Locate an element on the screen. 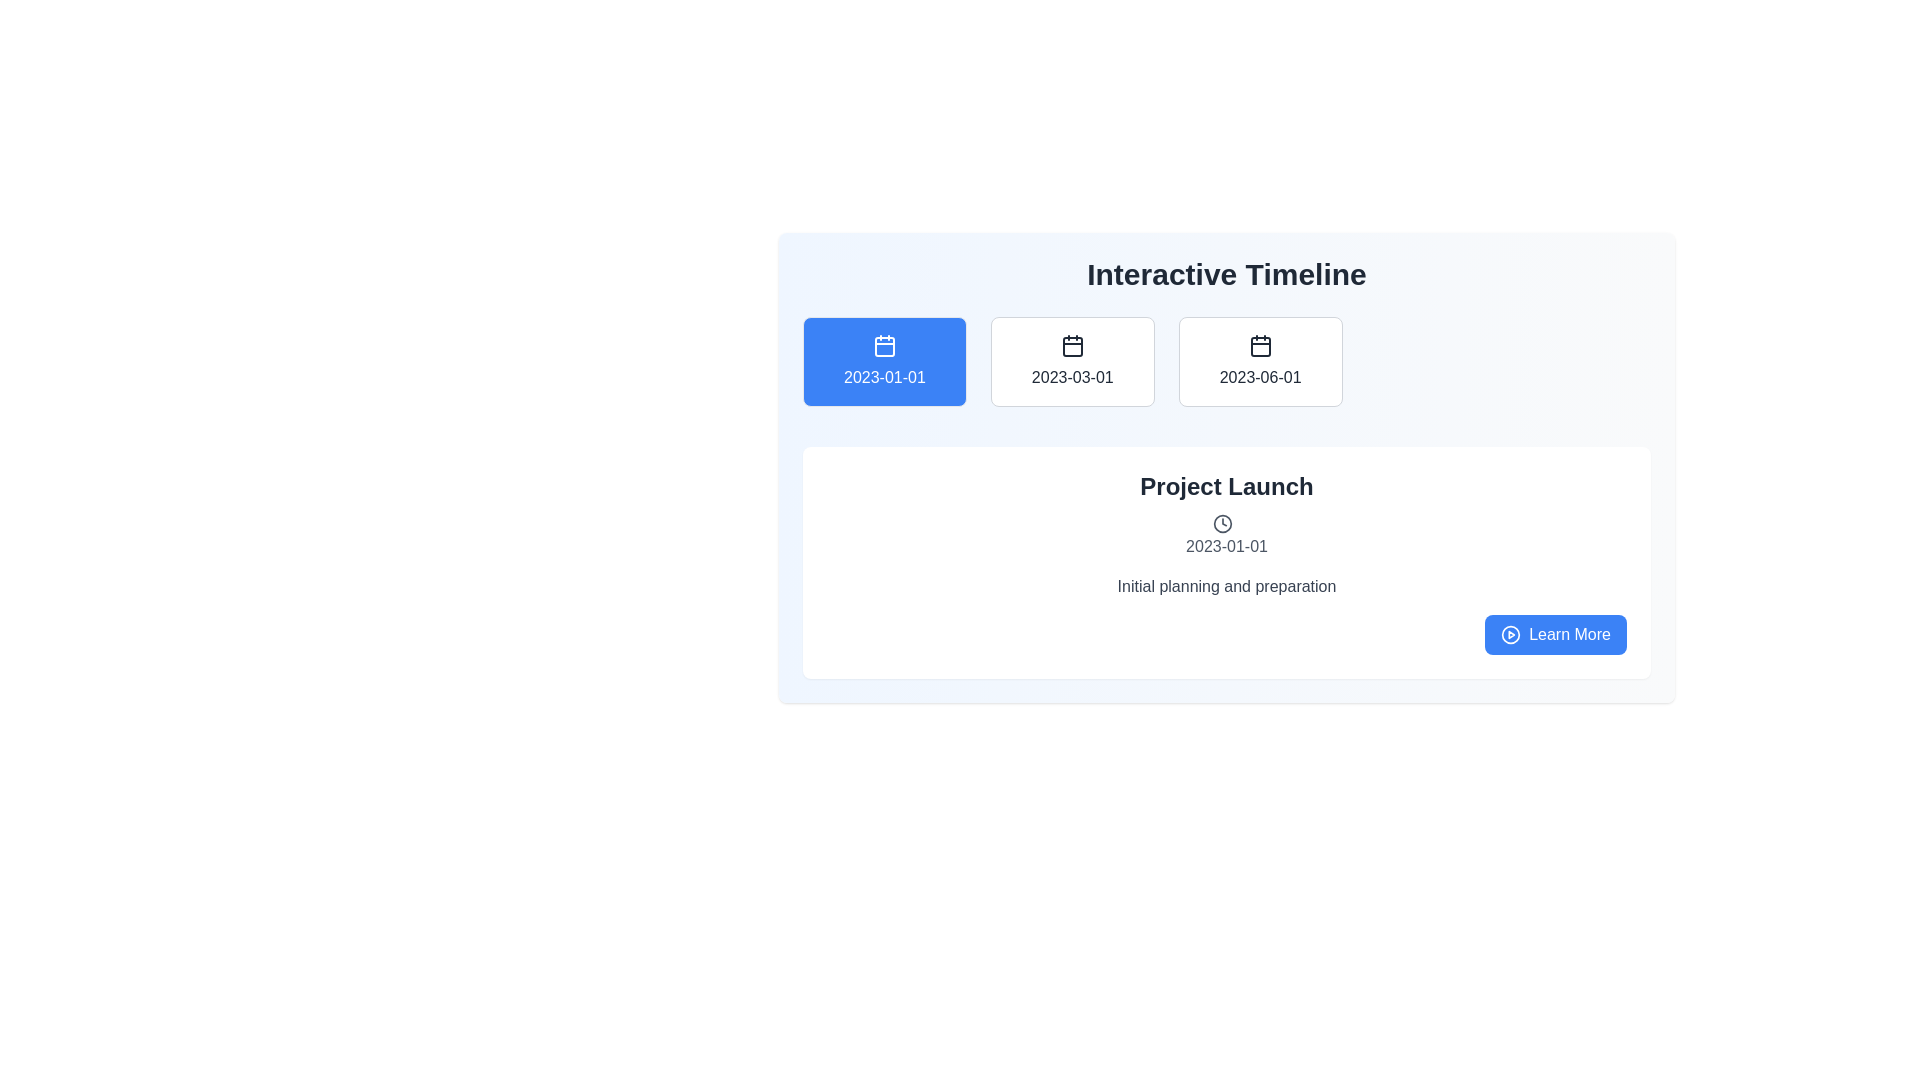  the rightmost selectable date card displaying '2023-06-01' in the Interactive Timeline section is located at coordinates (1226, 370).